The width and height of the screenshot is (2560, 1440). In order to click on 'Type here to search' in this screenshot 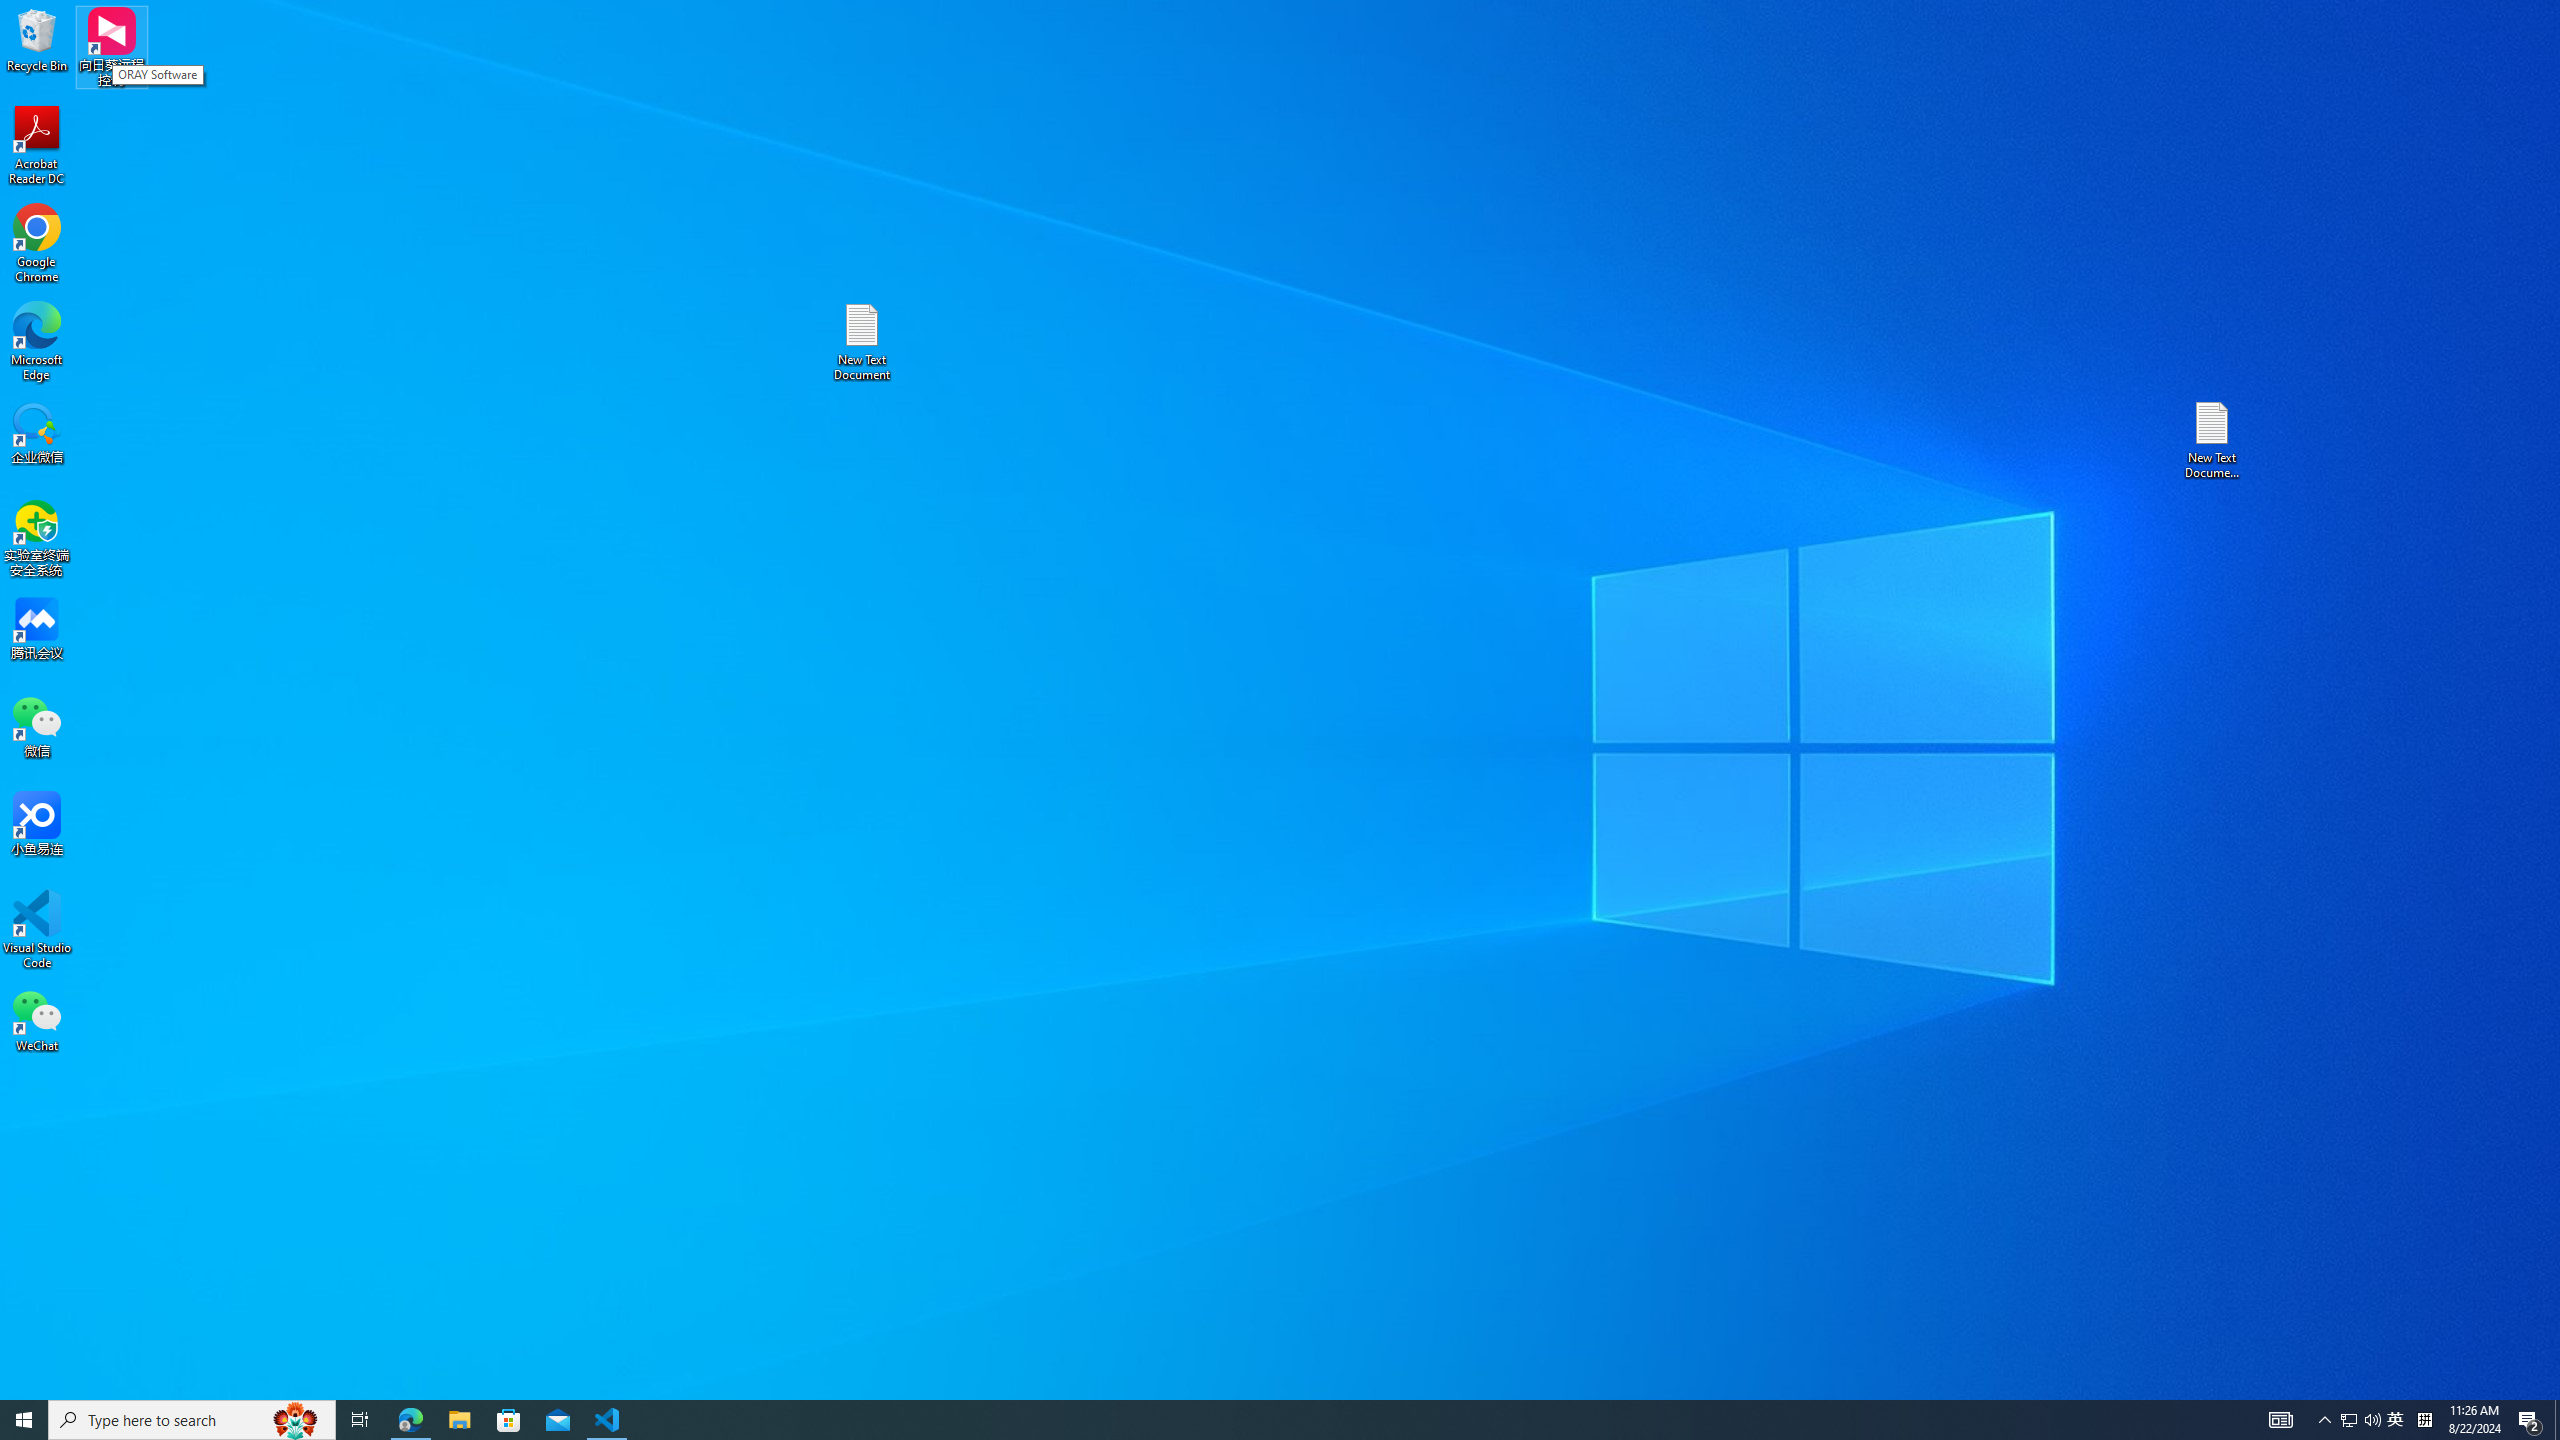, I will do `click(191, 1418)`.